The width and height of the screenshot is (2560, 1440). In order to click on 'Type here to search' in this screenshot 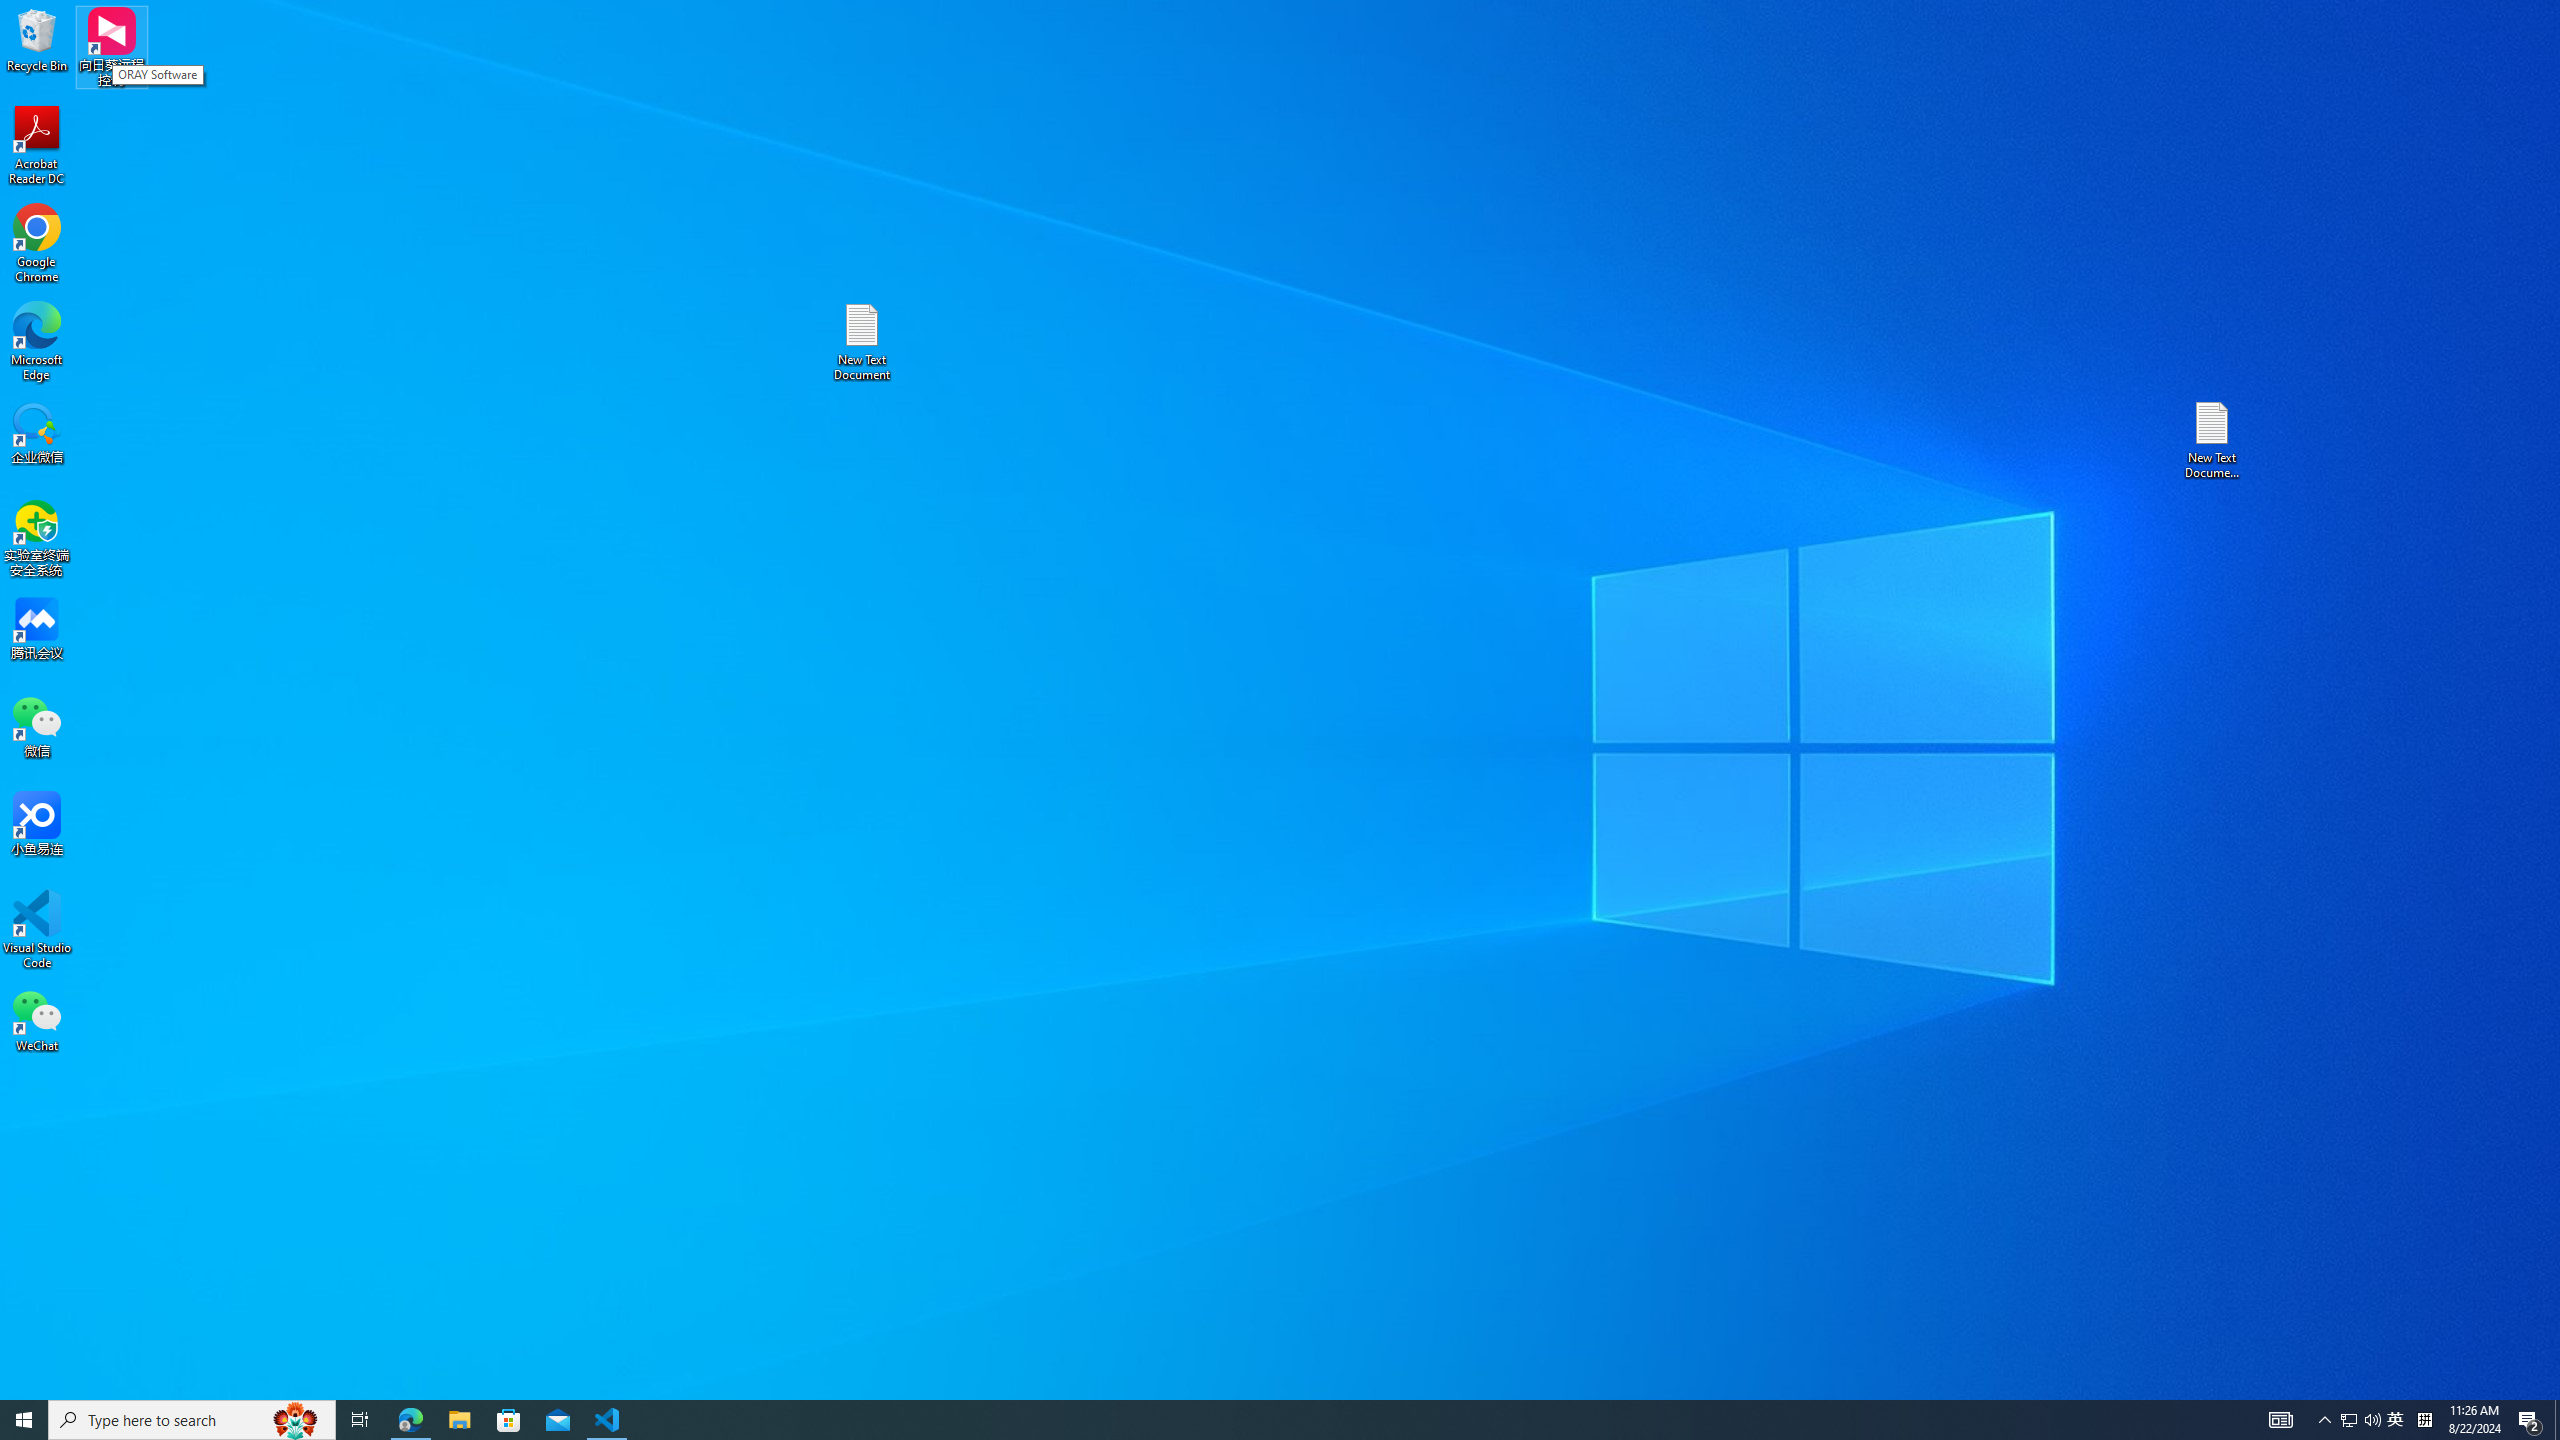, I will do `click(191, 1418)`.